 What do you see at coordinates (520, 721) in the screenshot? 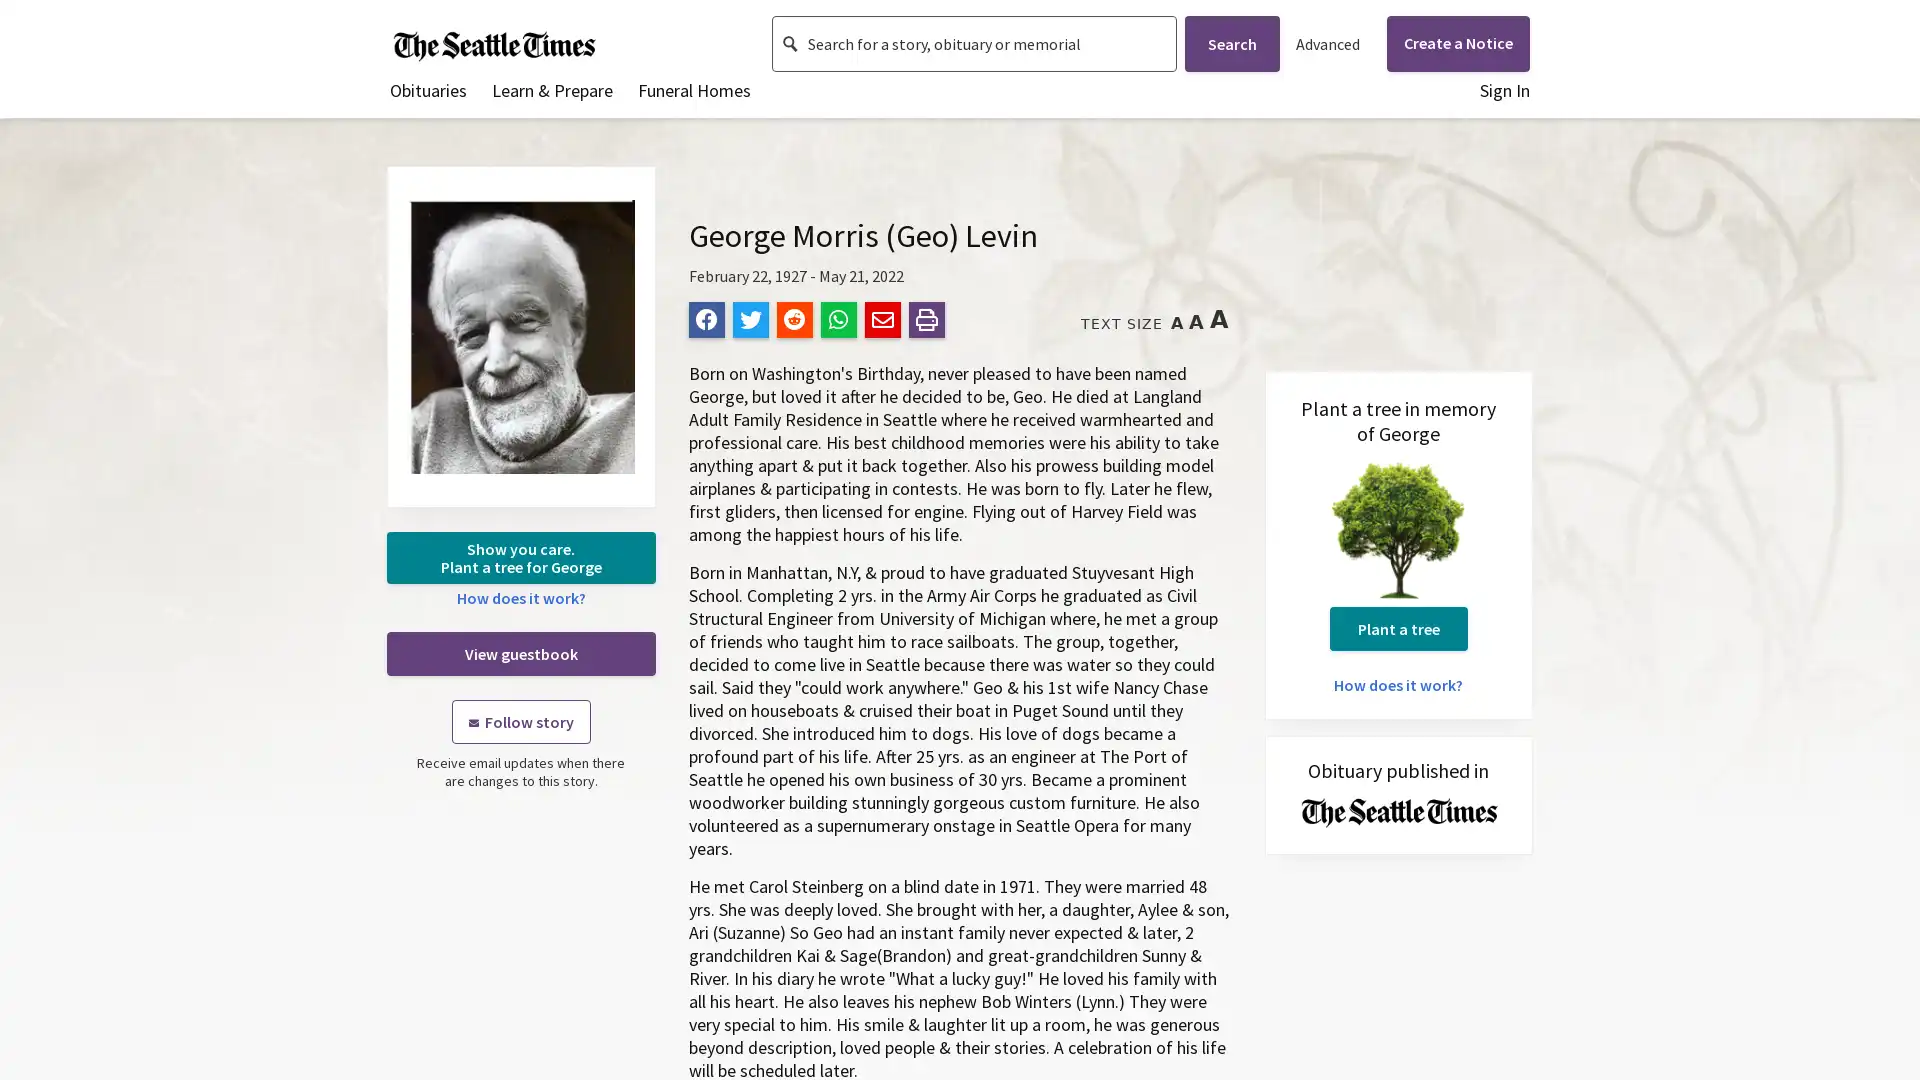
I see `Follow story` at bounding box center [520, 721].